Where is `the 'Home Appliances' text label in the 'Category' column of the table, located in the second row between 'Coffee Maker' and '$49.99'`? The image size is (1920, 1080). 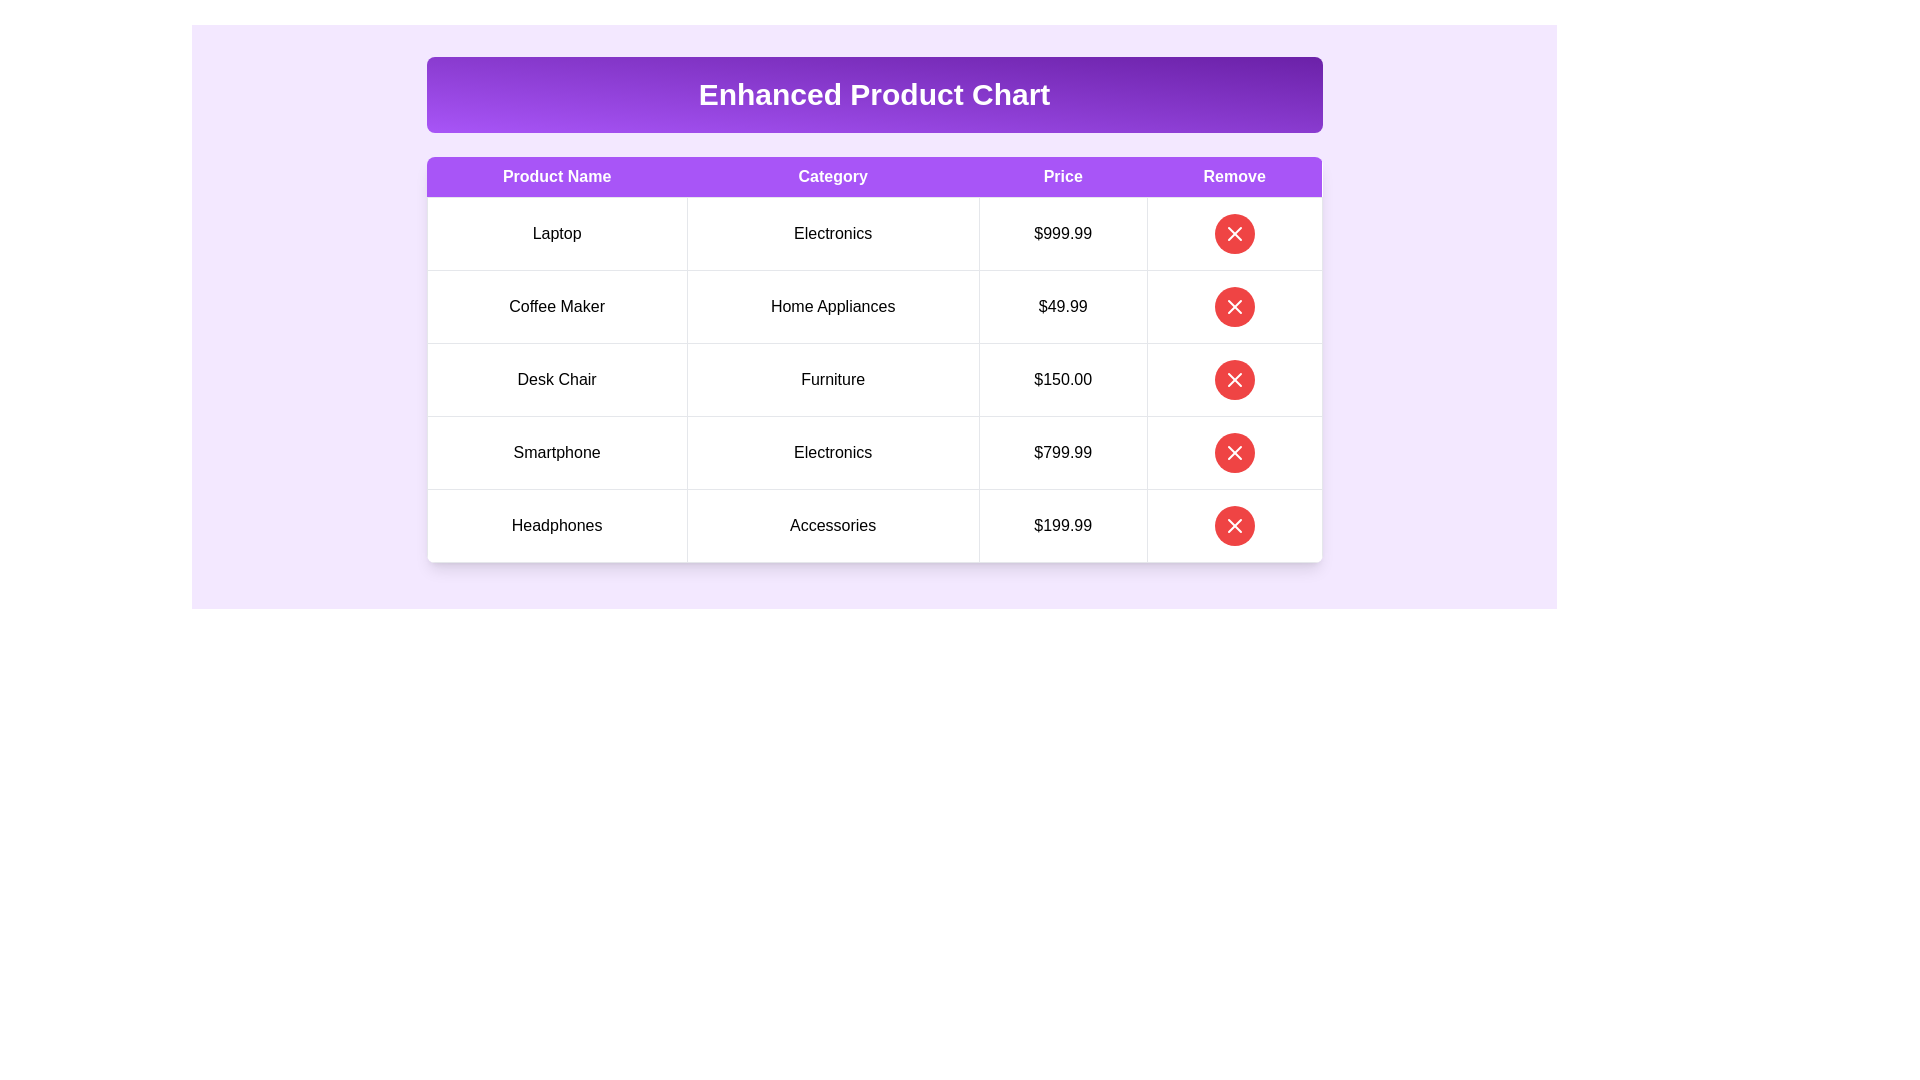
the 'Home Appliances' text label in the 'Category' column of the table, located in the second row between 'Coffee Maker' and '$49.99' is located at coordinates (833, 307).